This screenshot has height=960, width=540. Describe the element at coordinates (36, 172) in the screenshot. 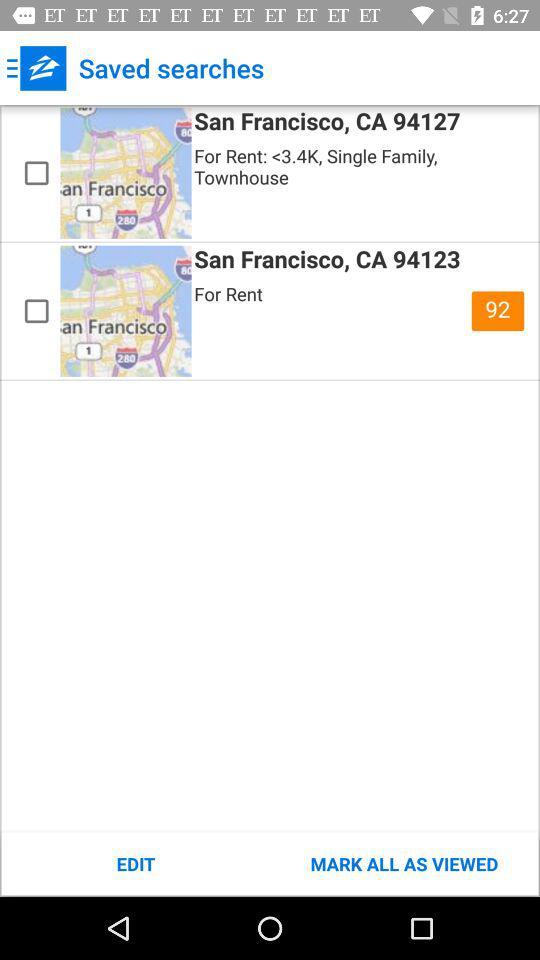

I see `search` at that location.